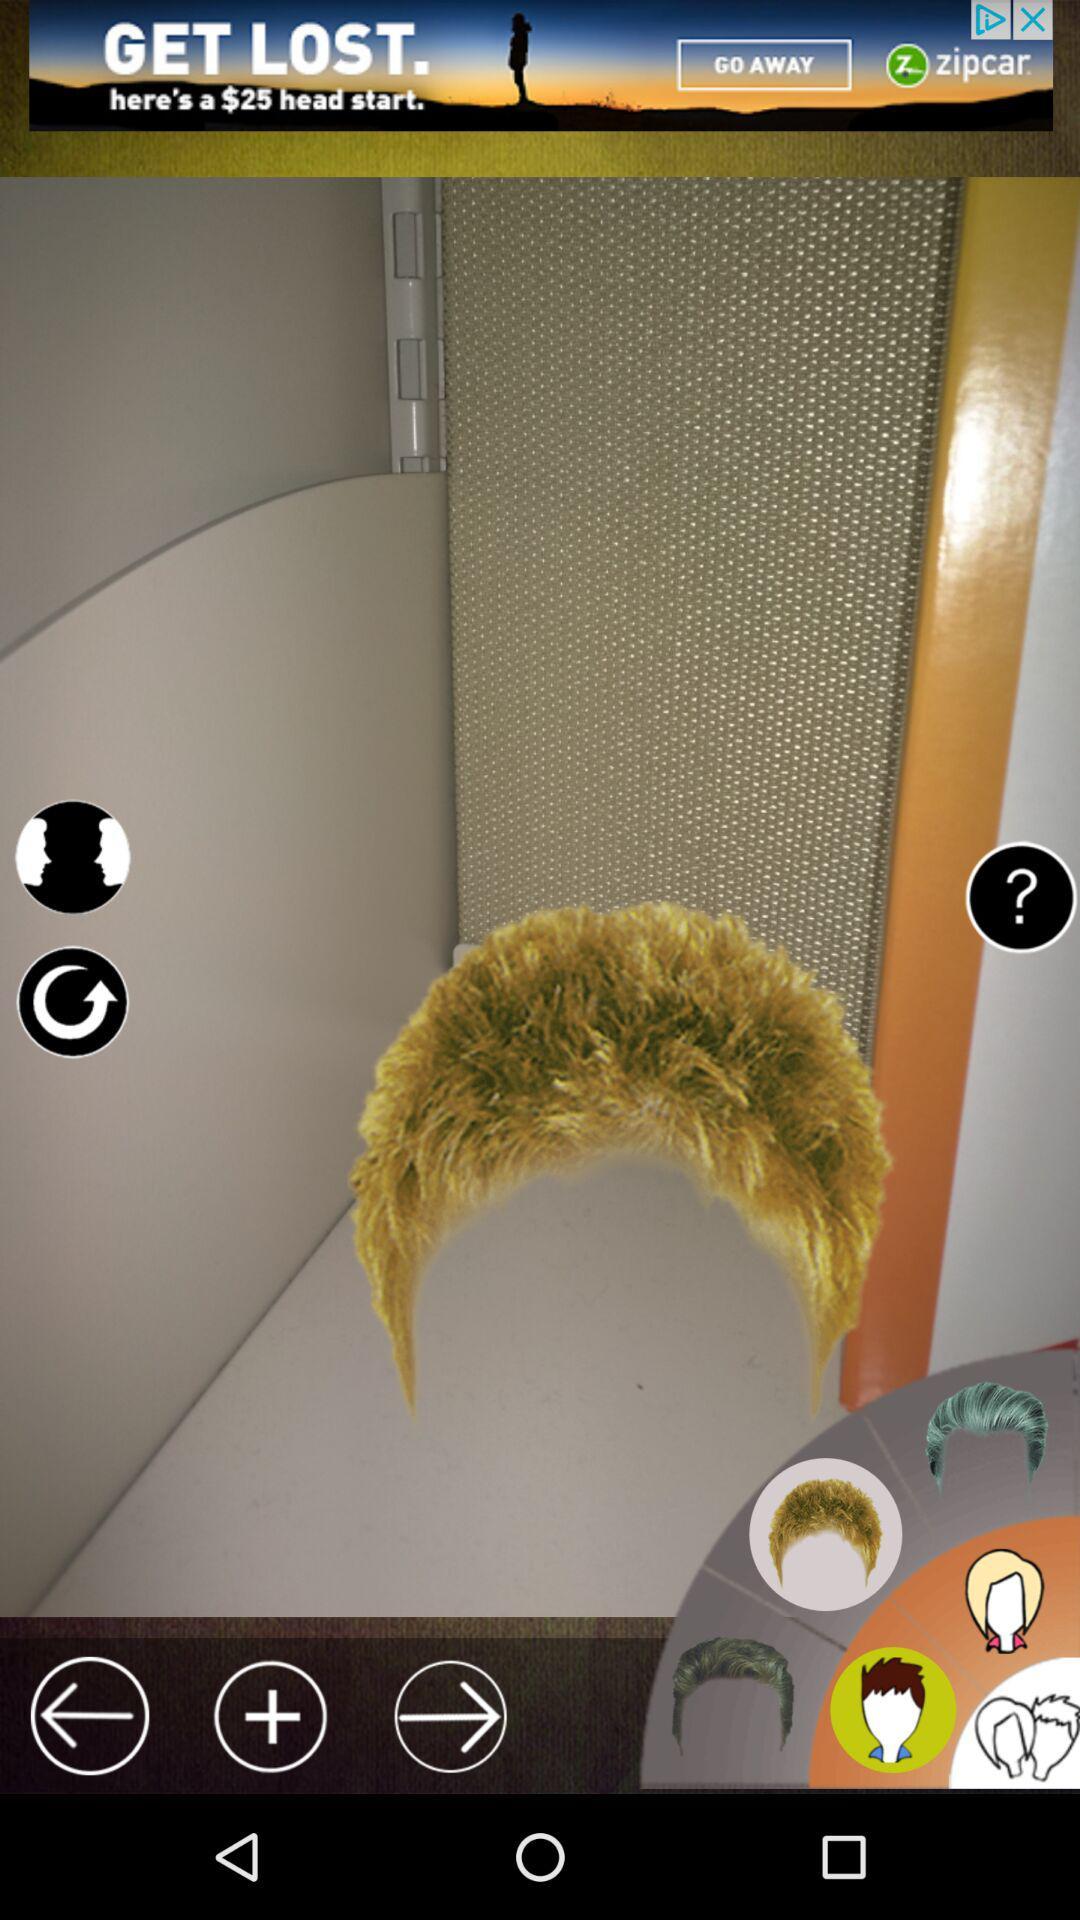  What do you see at coordinates (71, 1071) in the screenshot?
I see `the refresh icon` at bounding box center [71, 1071].